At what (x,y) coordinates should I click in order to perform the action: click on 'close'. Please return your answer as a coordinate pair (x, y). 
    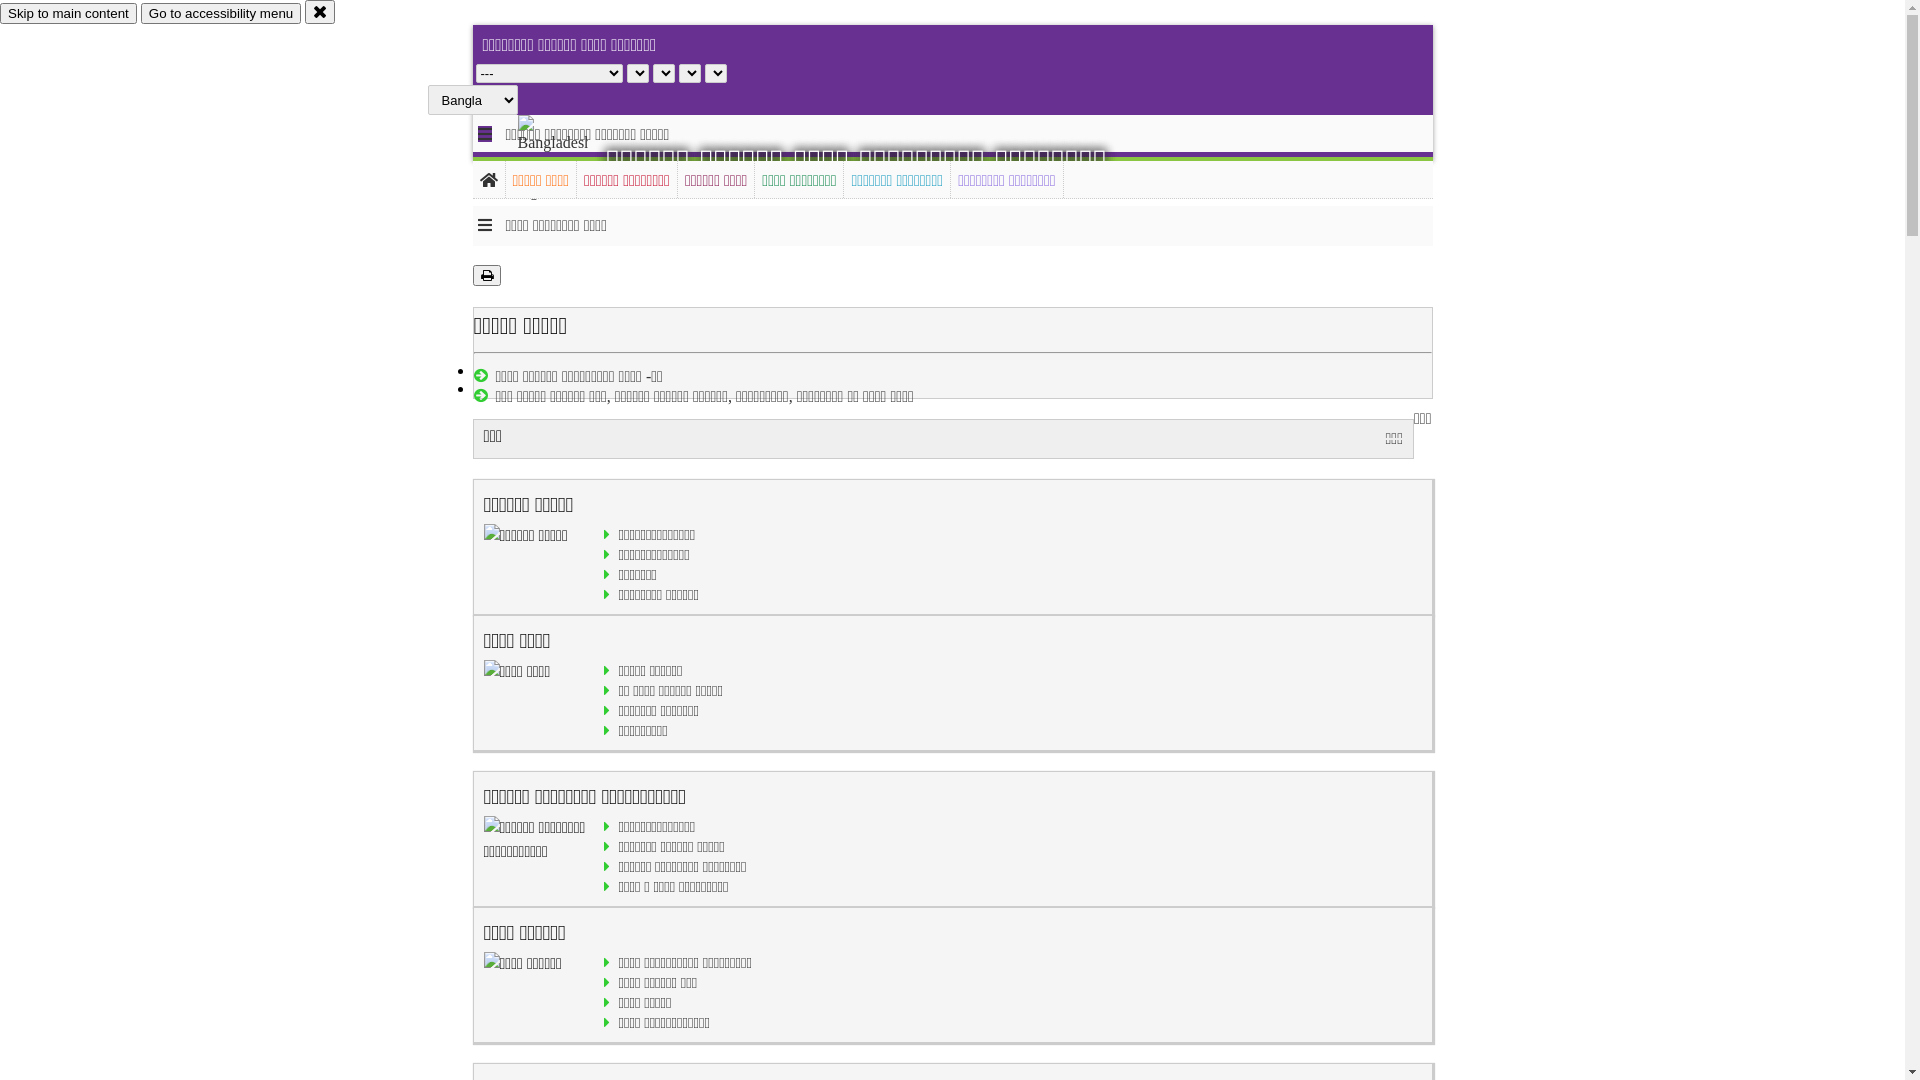
    Looking at the image, I should click on (320, 11).